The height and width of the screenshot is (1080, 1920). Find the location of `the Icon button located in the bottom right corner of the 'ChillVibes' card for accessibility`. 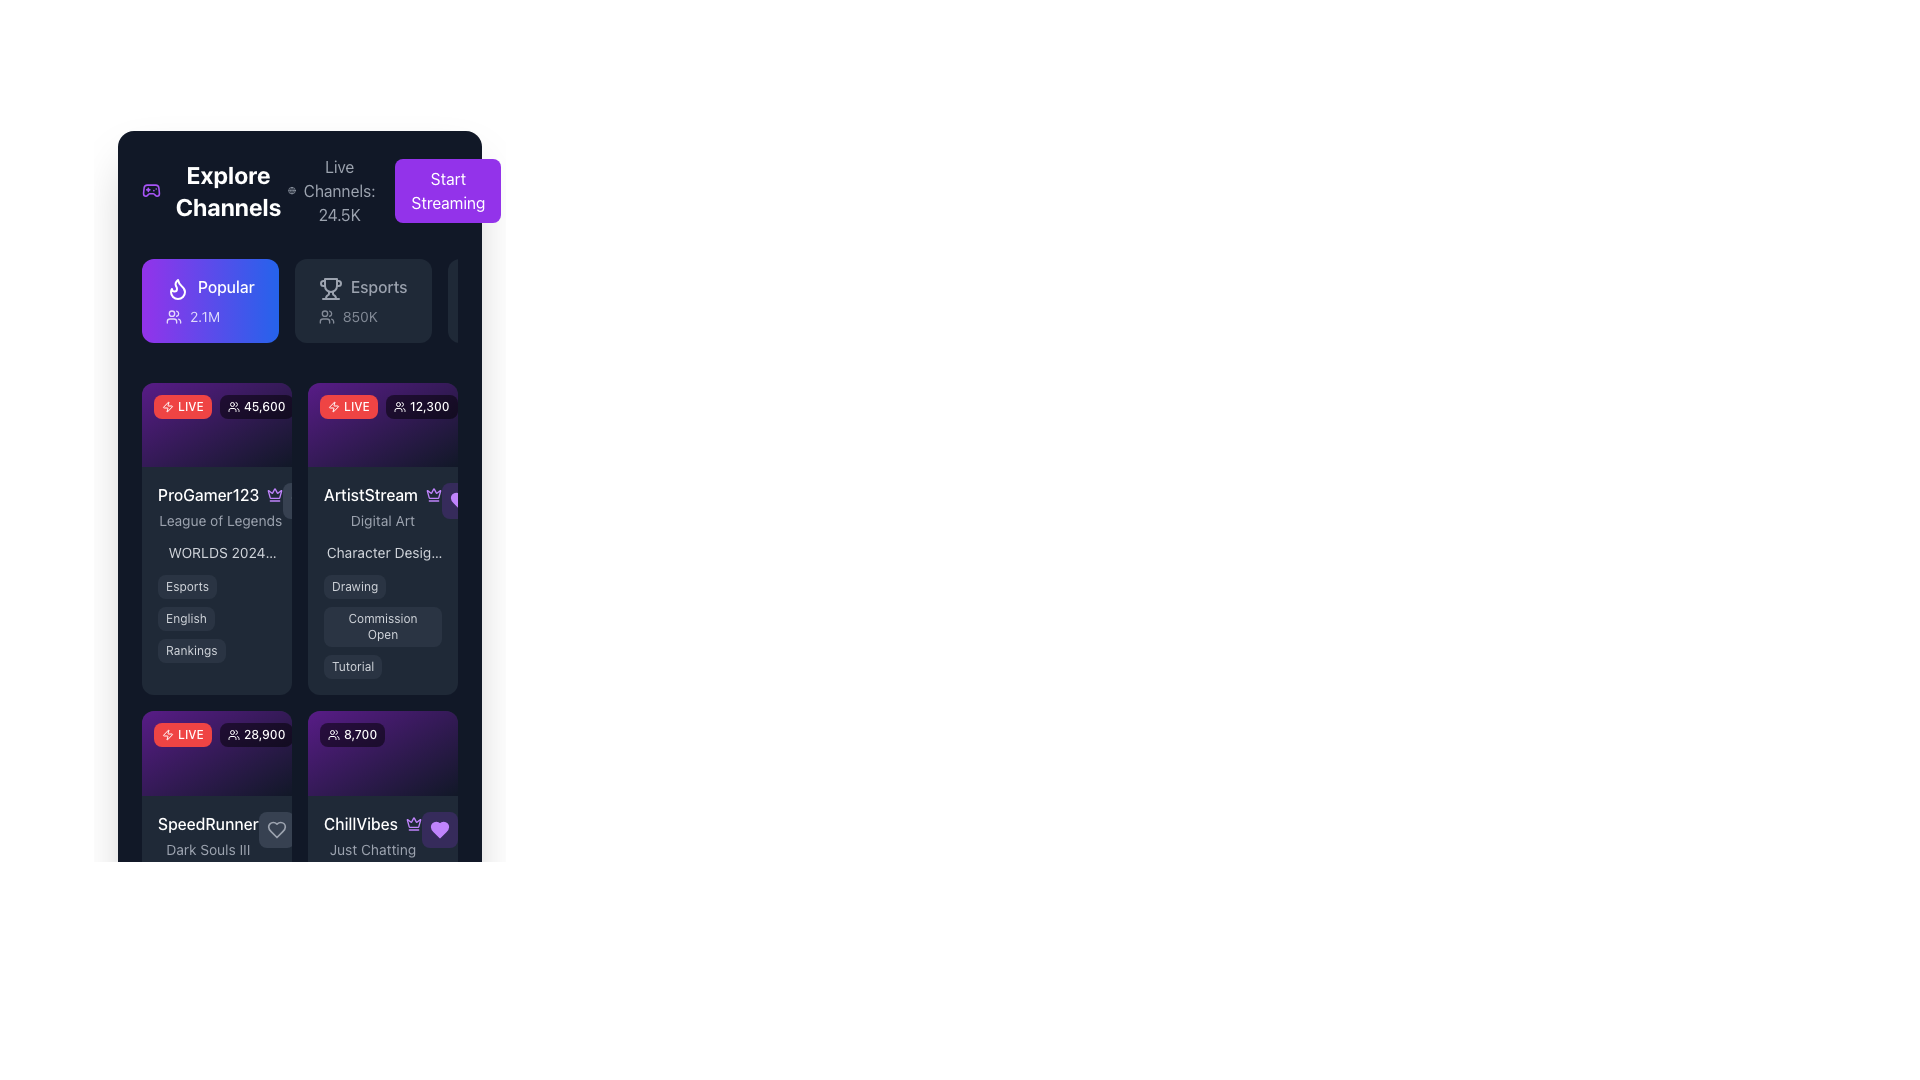

the Icon button located in the bottom right corner of the 'ChillVibes' card for accessibility is located at coordinates (438, 829).